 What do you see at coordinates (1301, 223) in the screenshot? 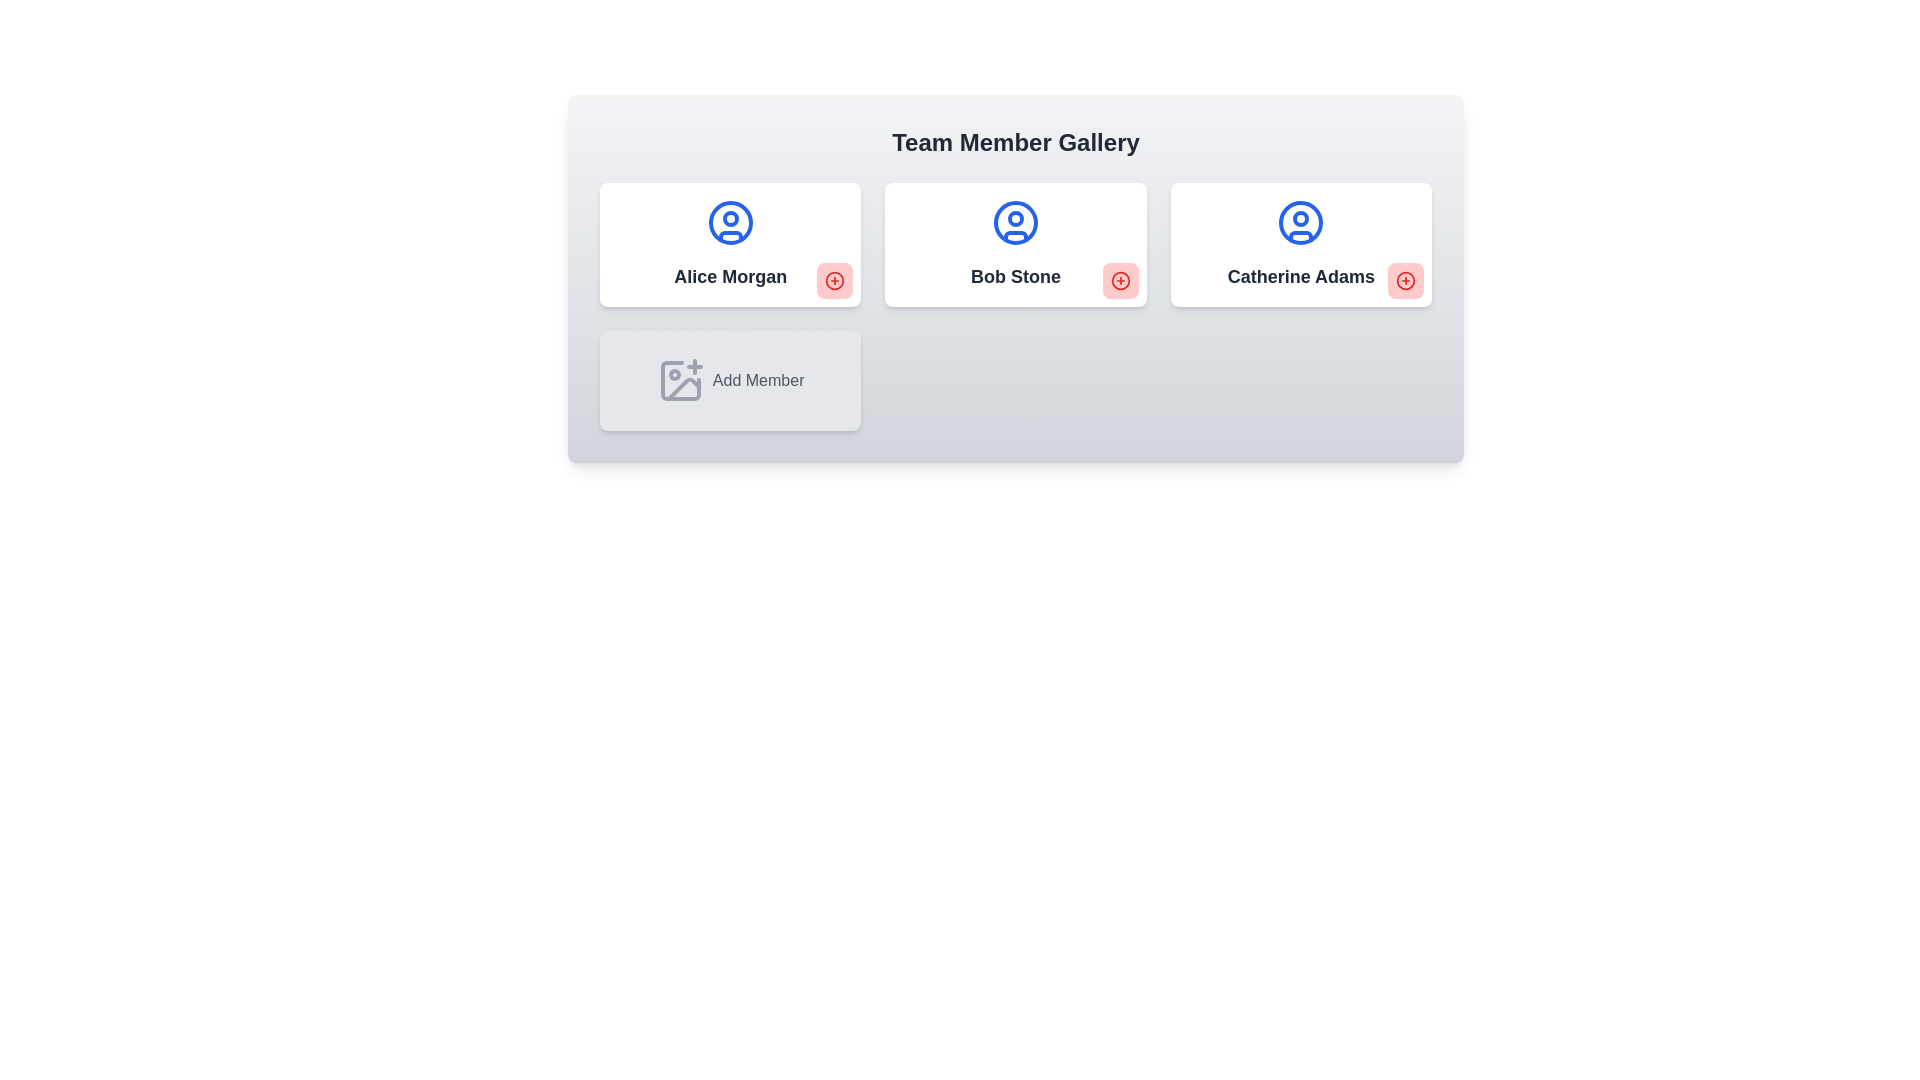
I see `the circular user profile icon with a thick blue outline, located in the third card above the text 'Catherine Adams'` at bounding box center [1301, 223].